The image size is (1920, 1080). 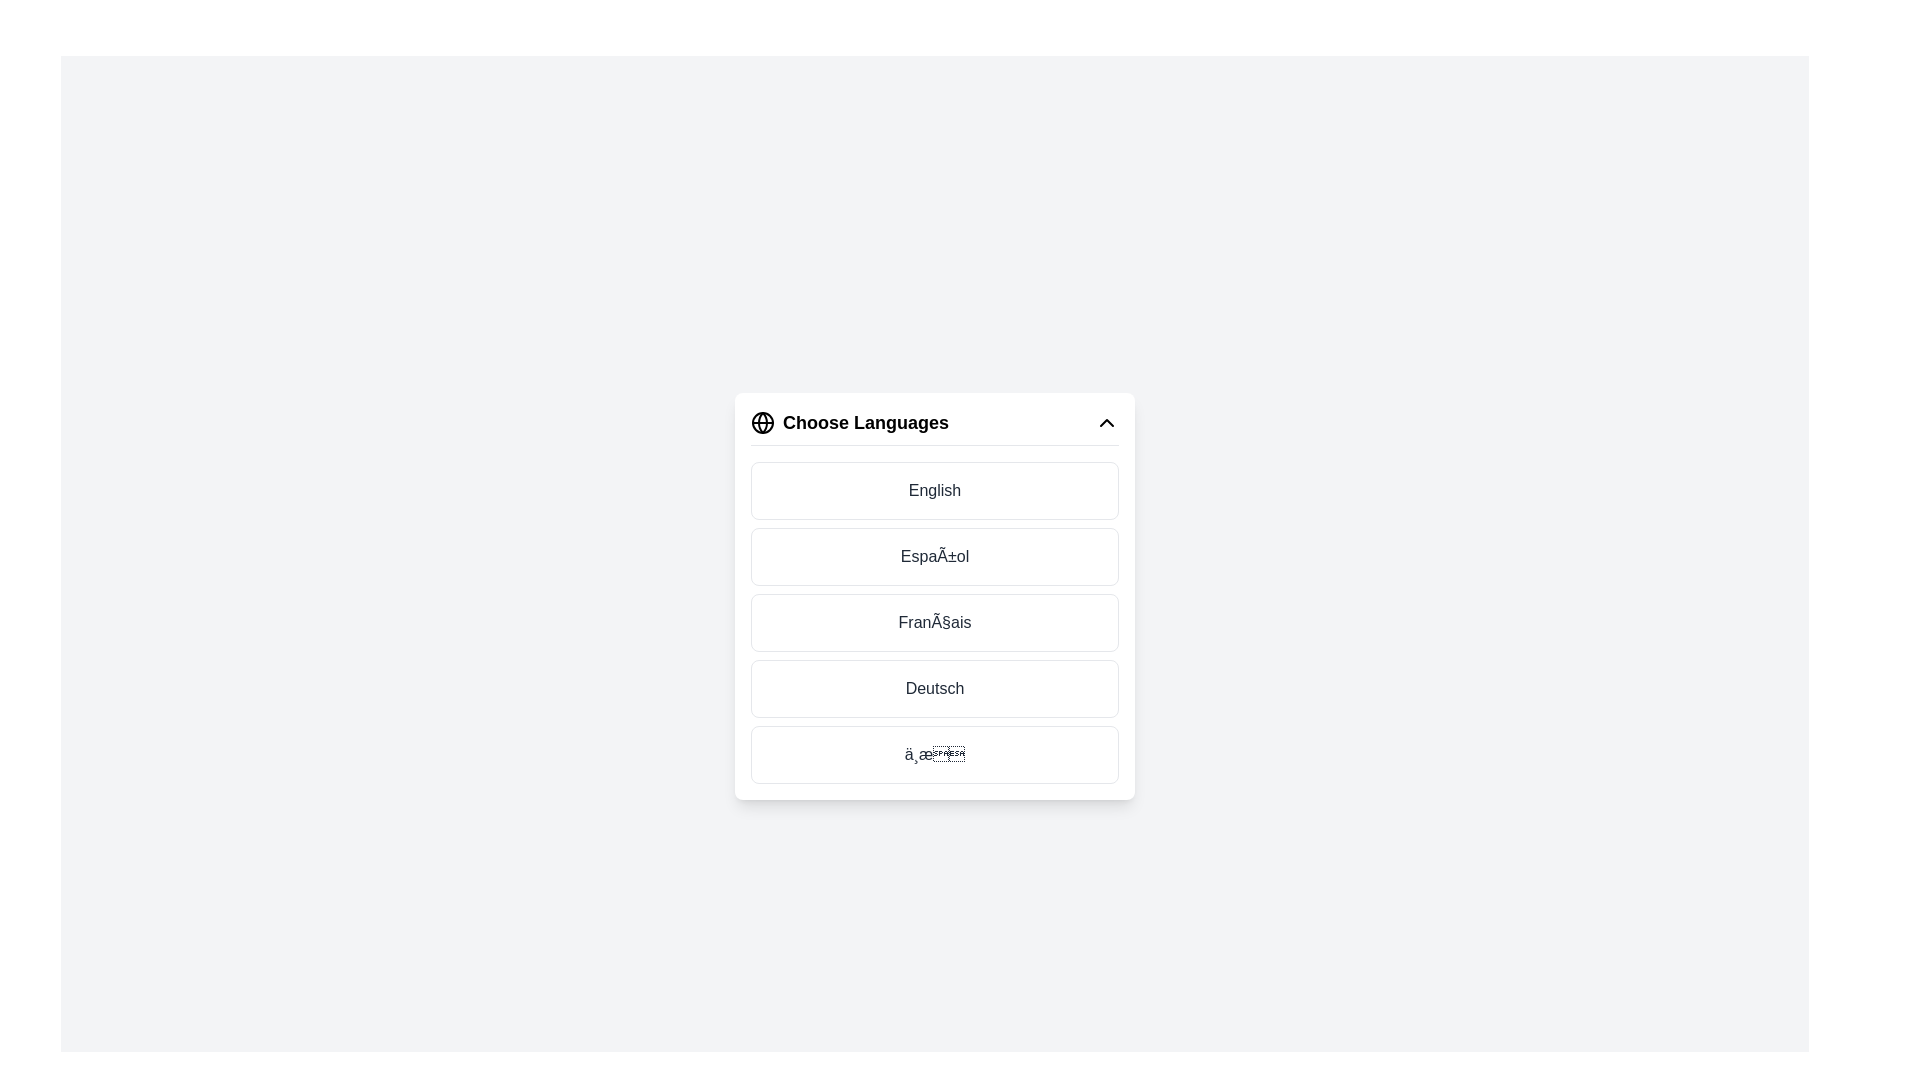 What do you see at coordinates (934, 556) in the screenshot?
I see `the 'Español' text label` at bounding box center [934, 556].